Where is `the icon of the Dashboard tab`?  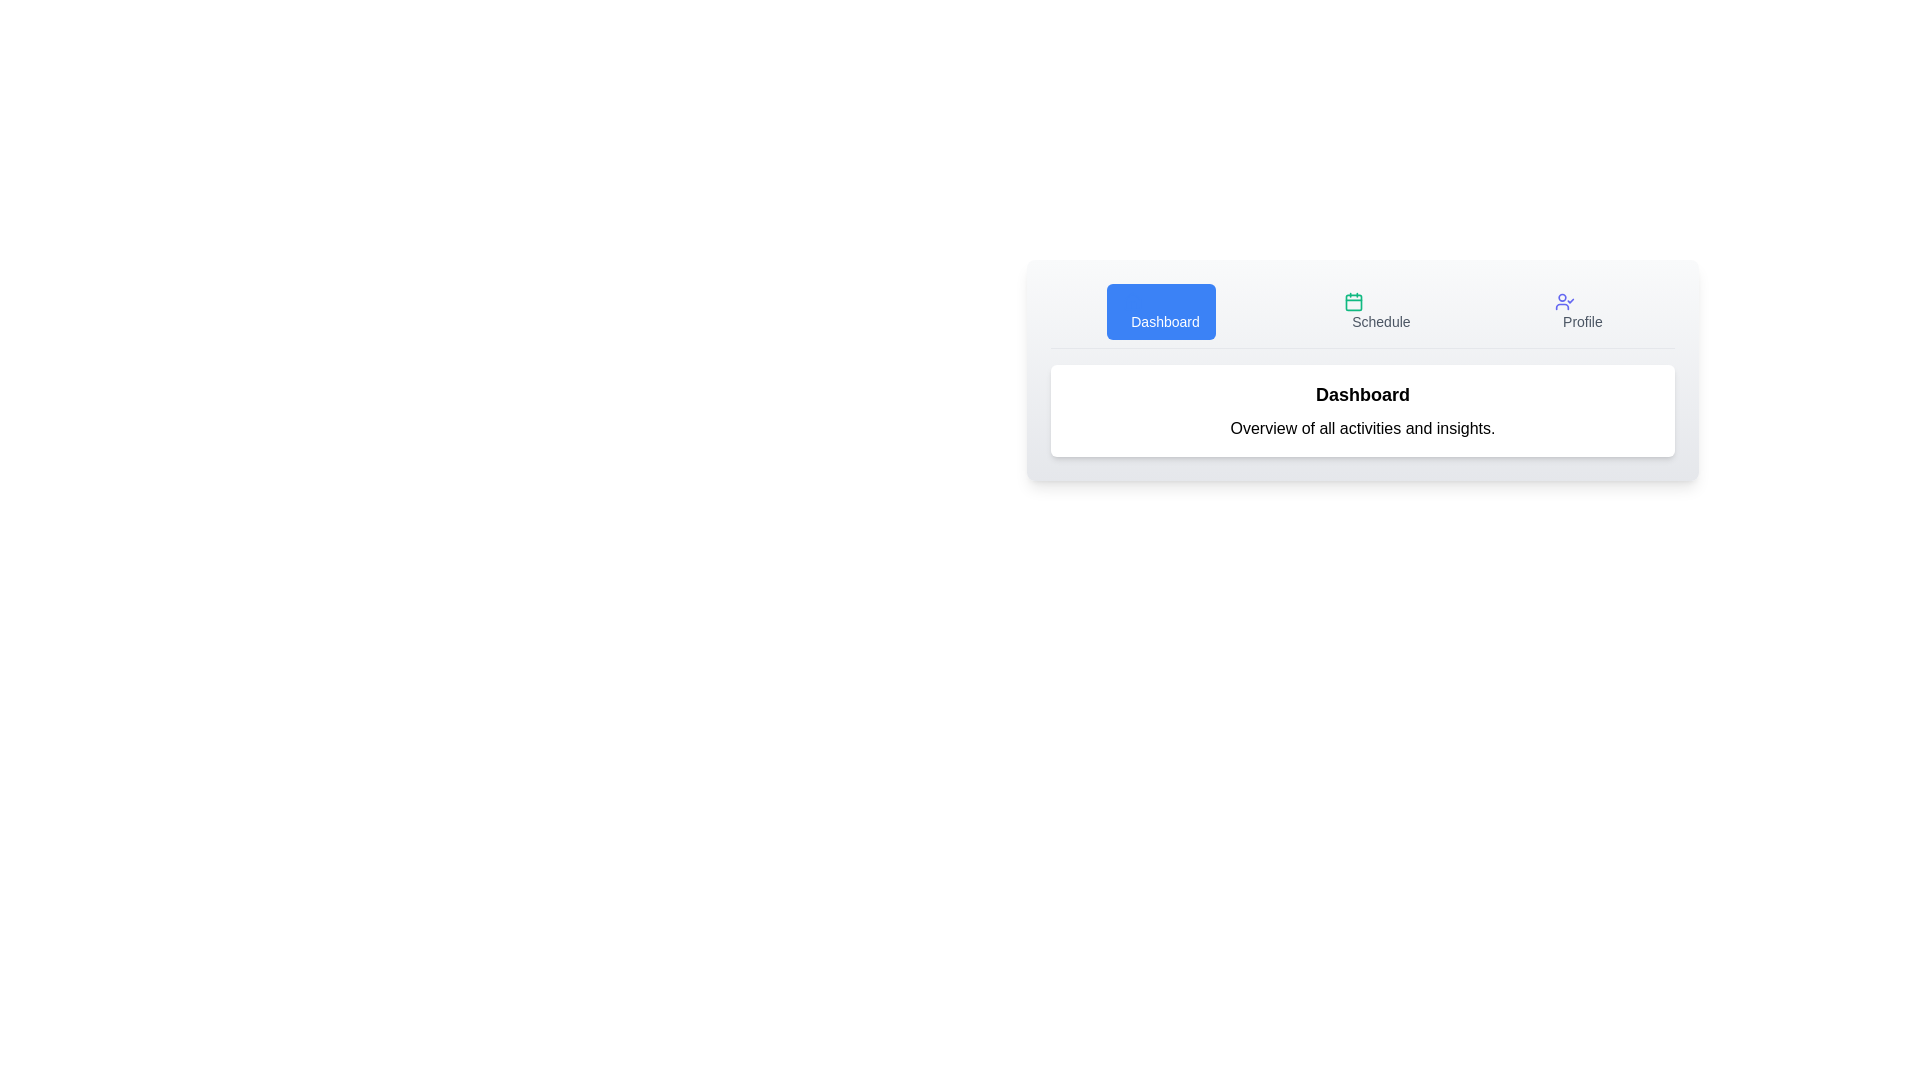
the icon of the Dashboard tab is located at coordinates (1133, 301).